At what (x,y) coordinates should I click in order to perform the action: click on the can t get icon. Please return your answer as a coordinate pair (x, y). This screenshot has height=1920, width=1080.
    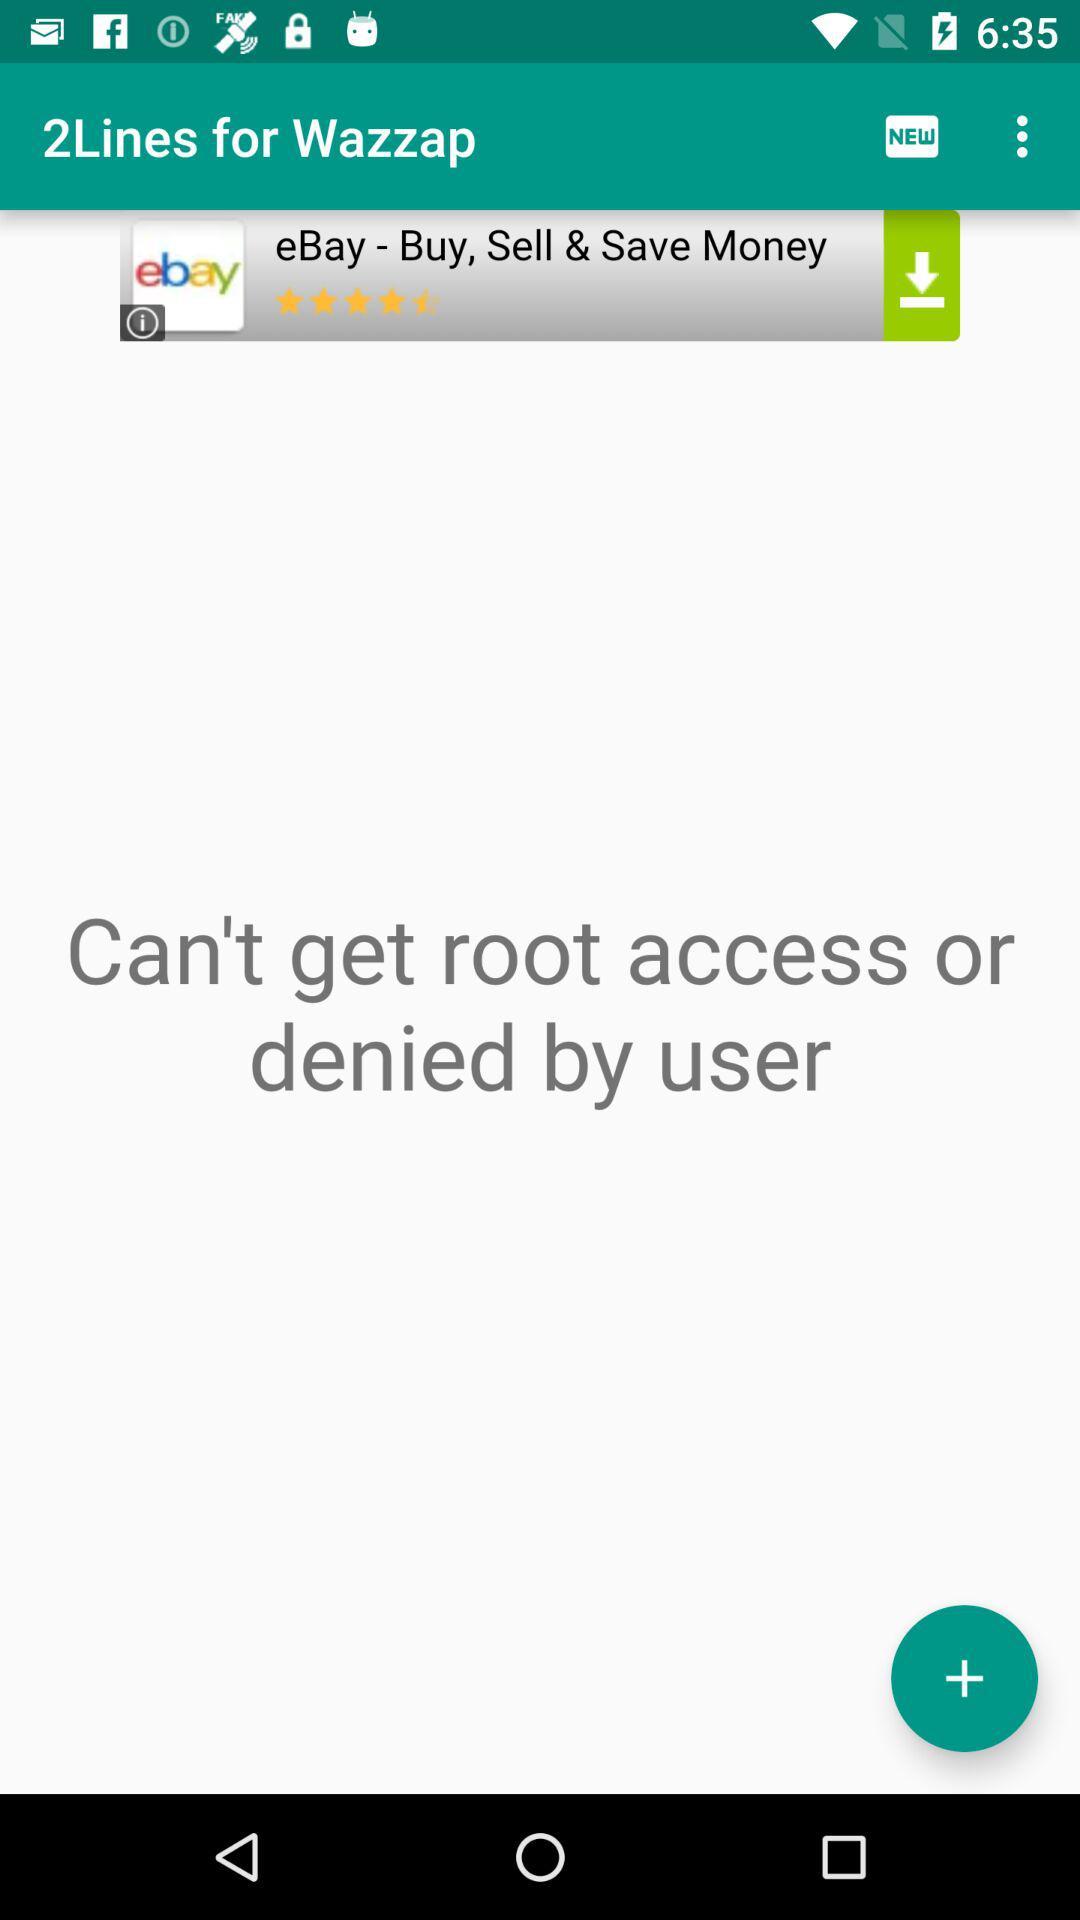
    Looking at the image, I should click on (540, 1001).